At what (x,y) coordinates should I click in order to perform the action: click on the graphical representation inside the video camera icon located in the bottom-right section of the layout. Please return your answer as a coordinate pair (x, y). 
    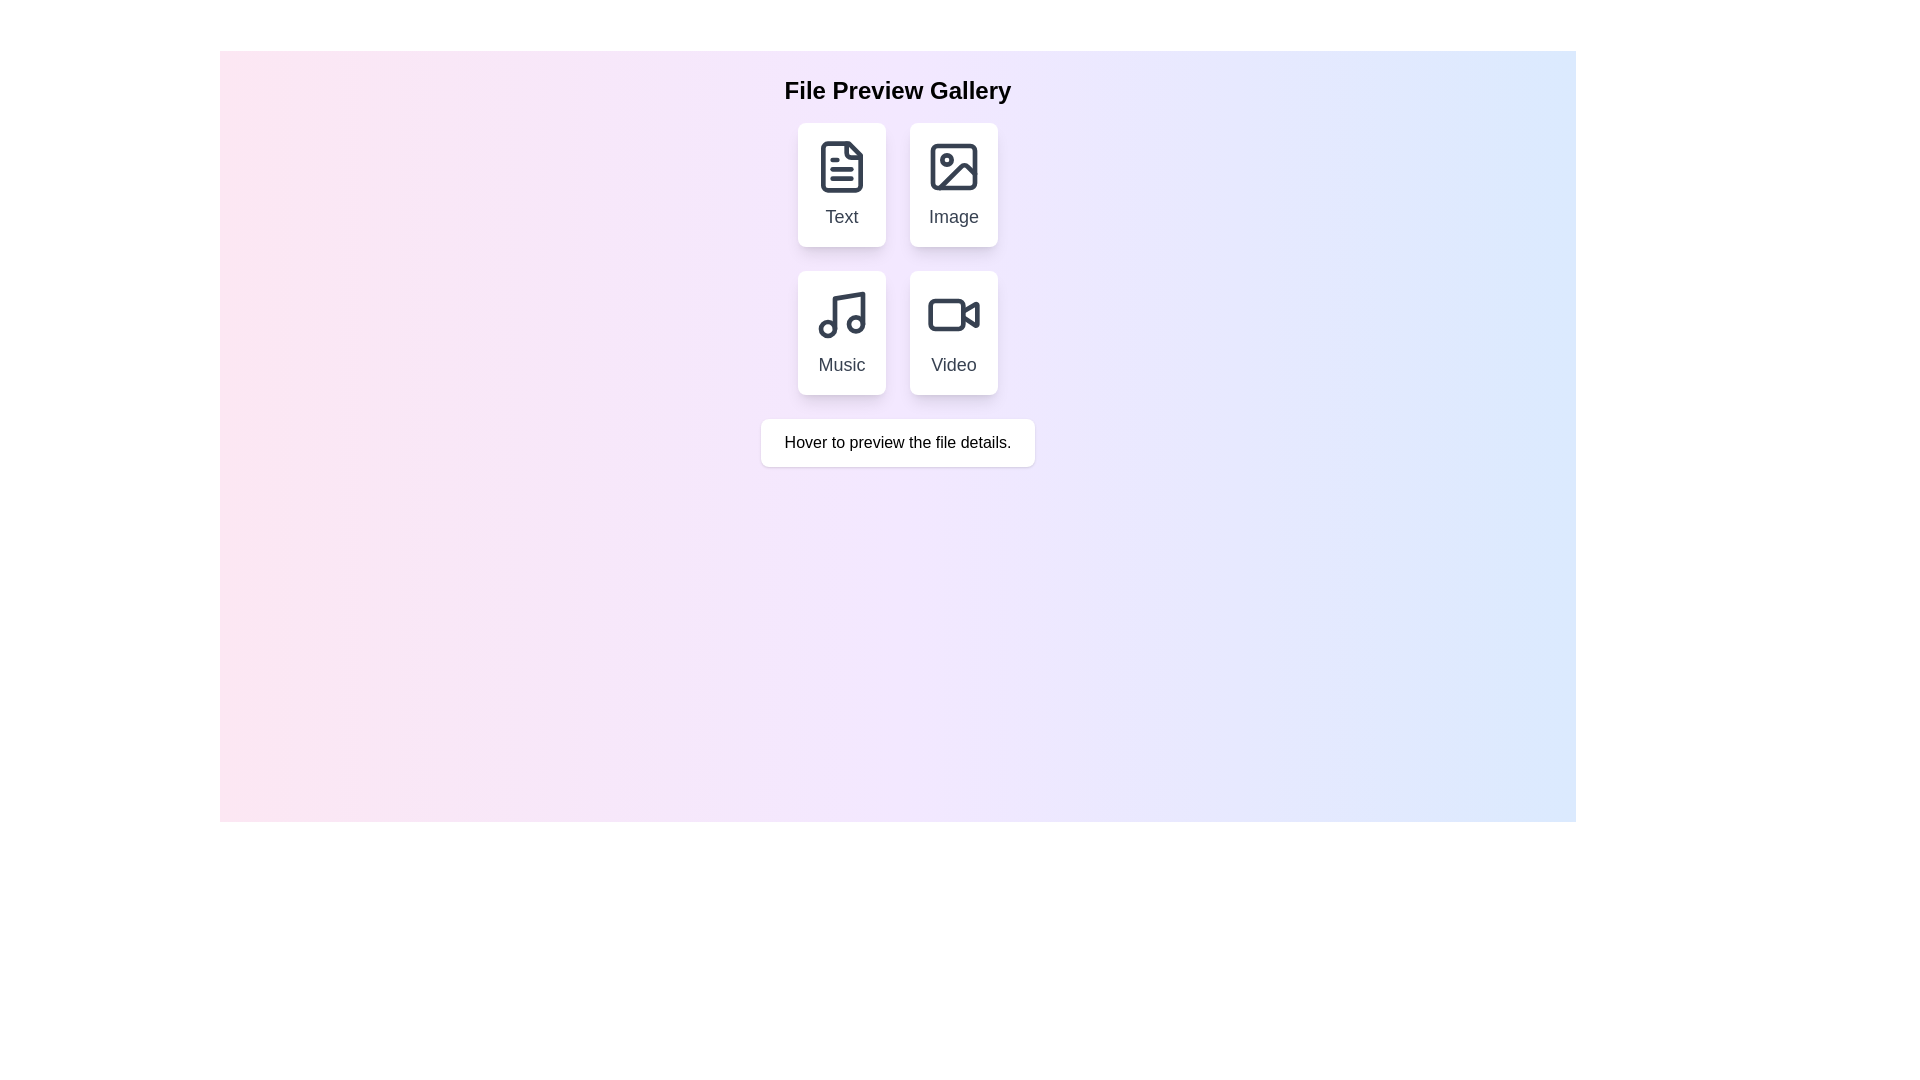
    Looking at the image, I should click on (945, 315).